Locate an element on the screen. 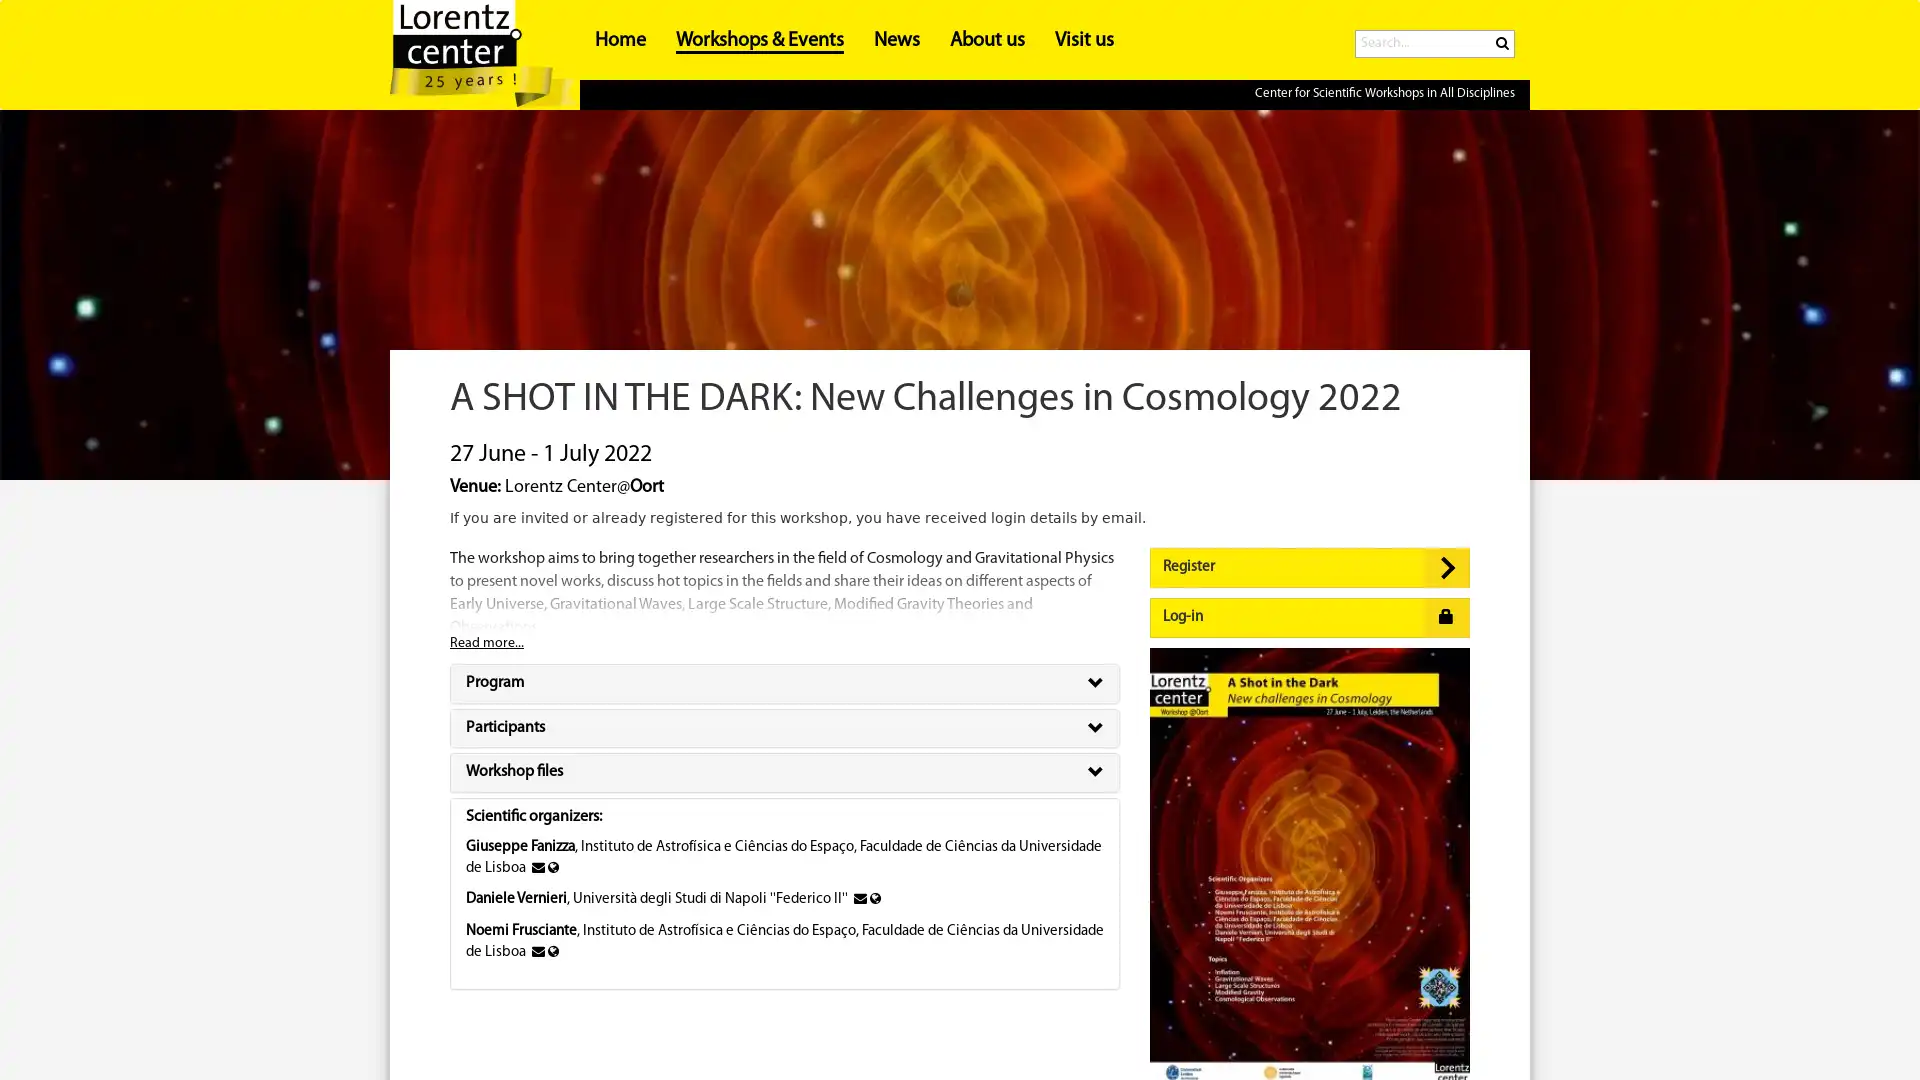  Log-in is located at coordinates (1310, 616).